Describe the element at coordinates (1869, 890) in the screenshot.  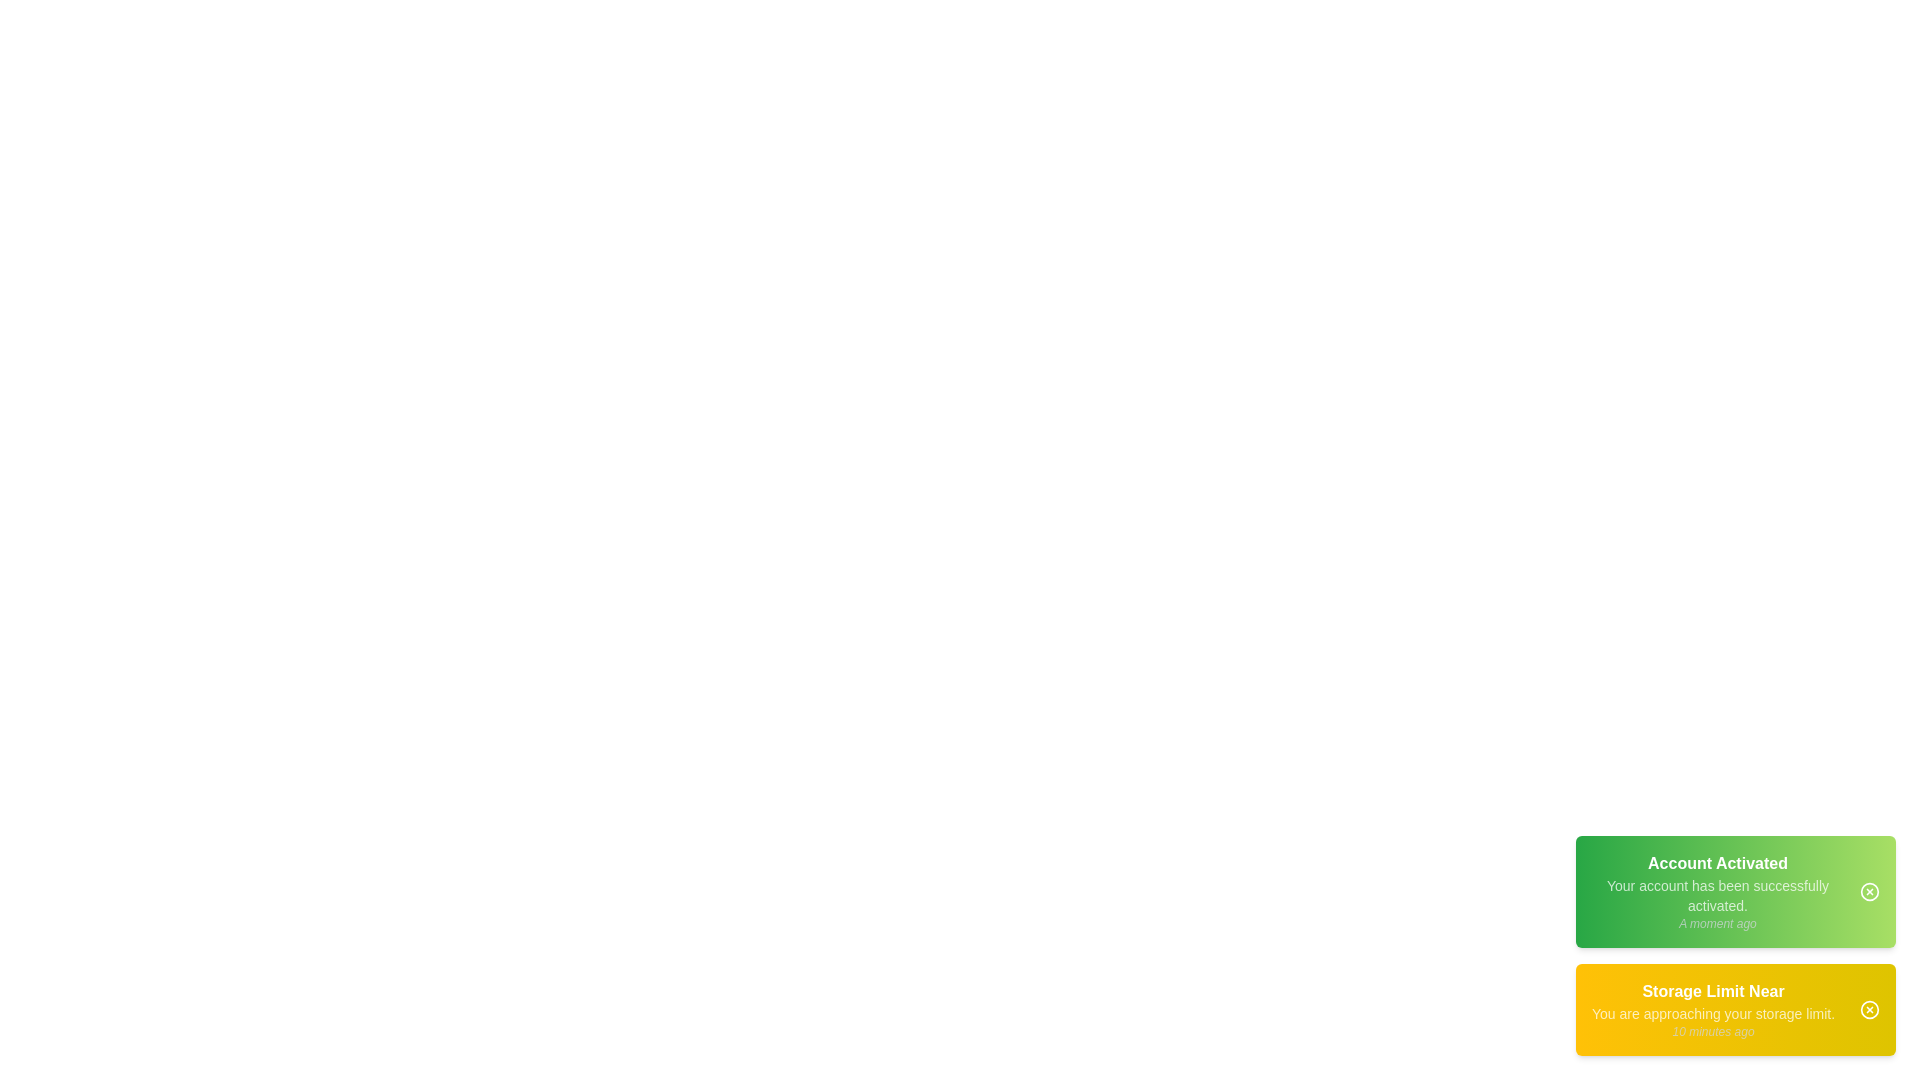
I see `the close button of the notification corresponding to Account Activated` at that location.